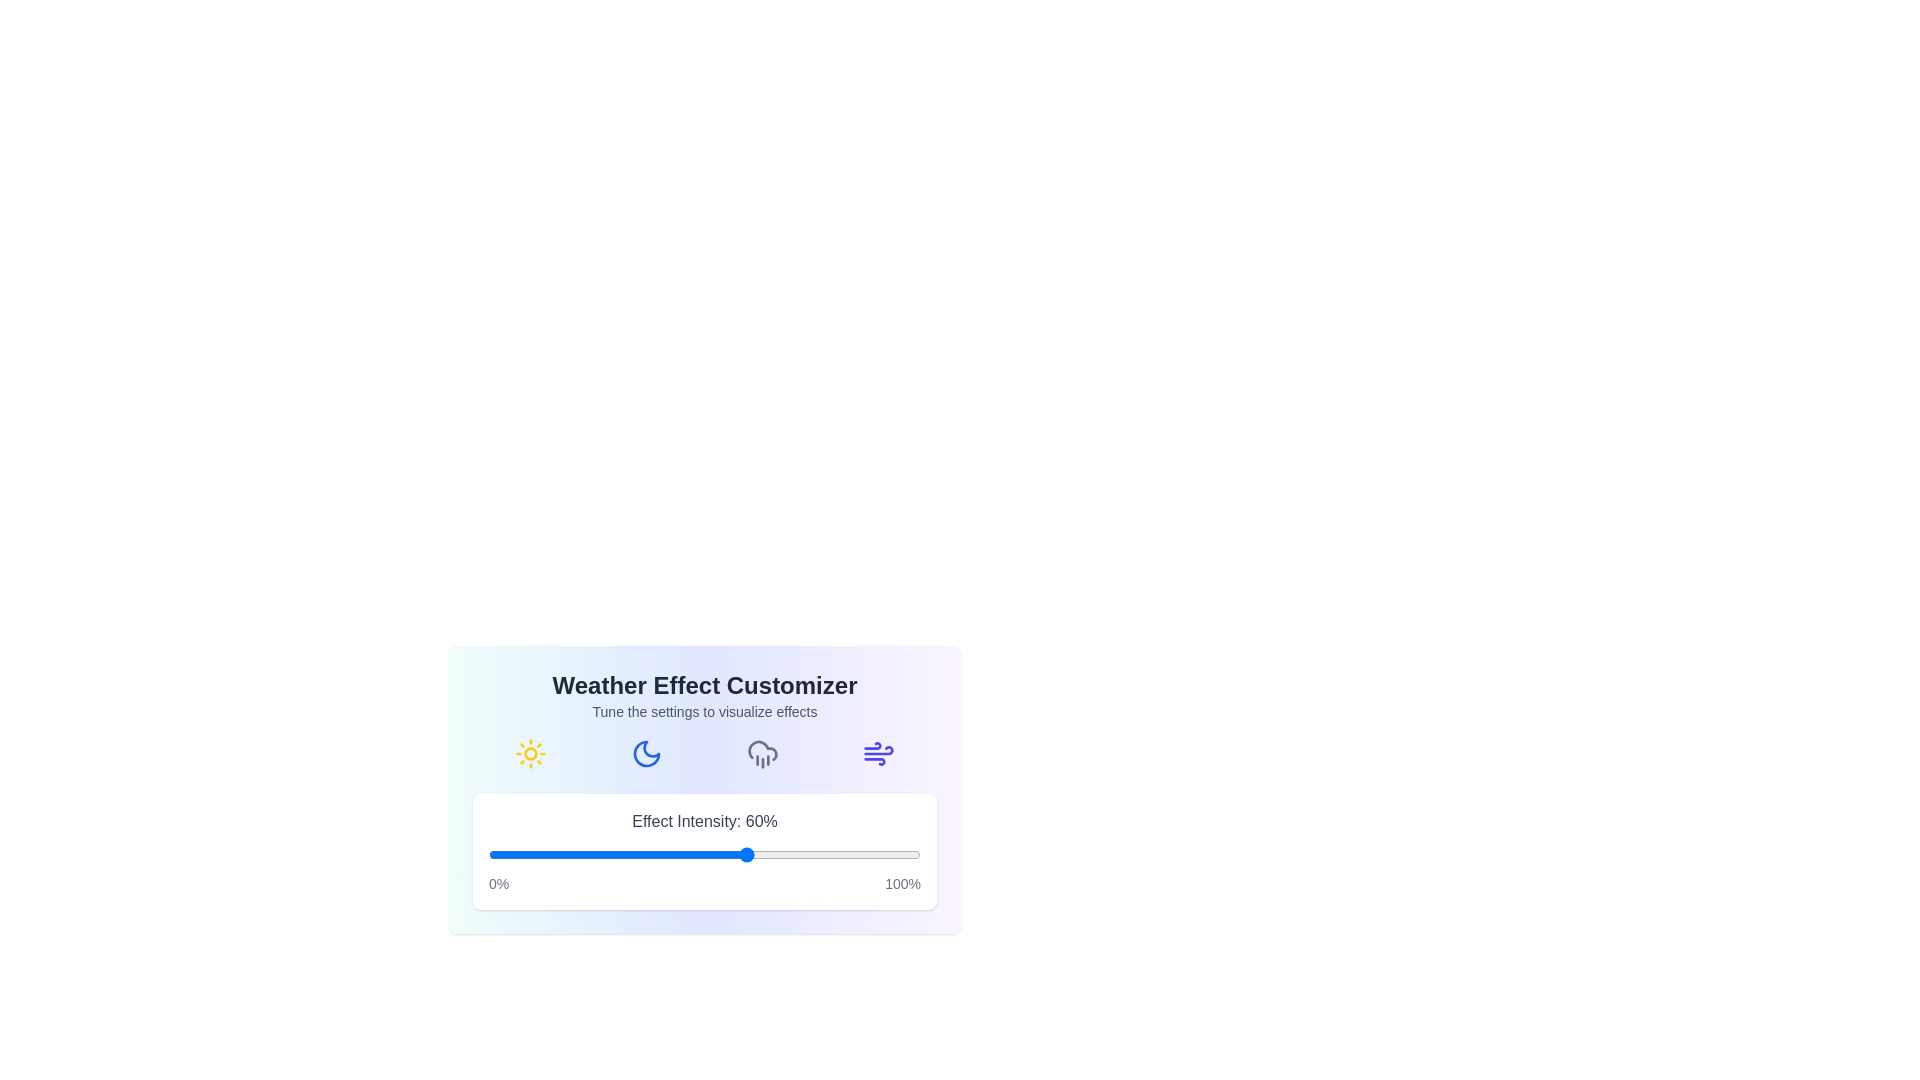 This screenshot has height=1080, width=1920. I want to click on the effect intensity, so click(812, 855).